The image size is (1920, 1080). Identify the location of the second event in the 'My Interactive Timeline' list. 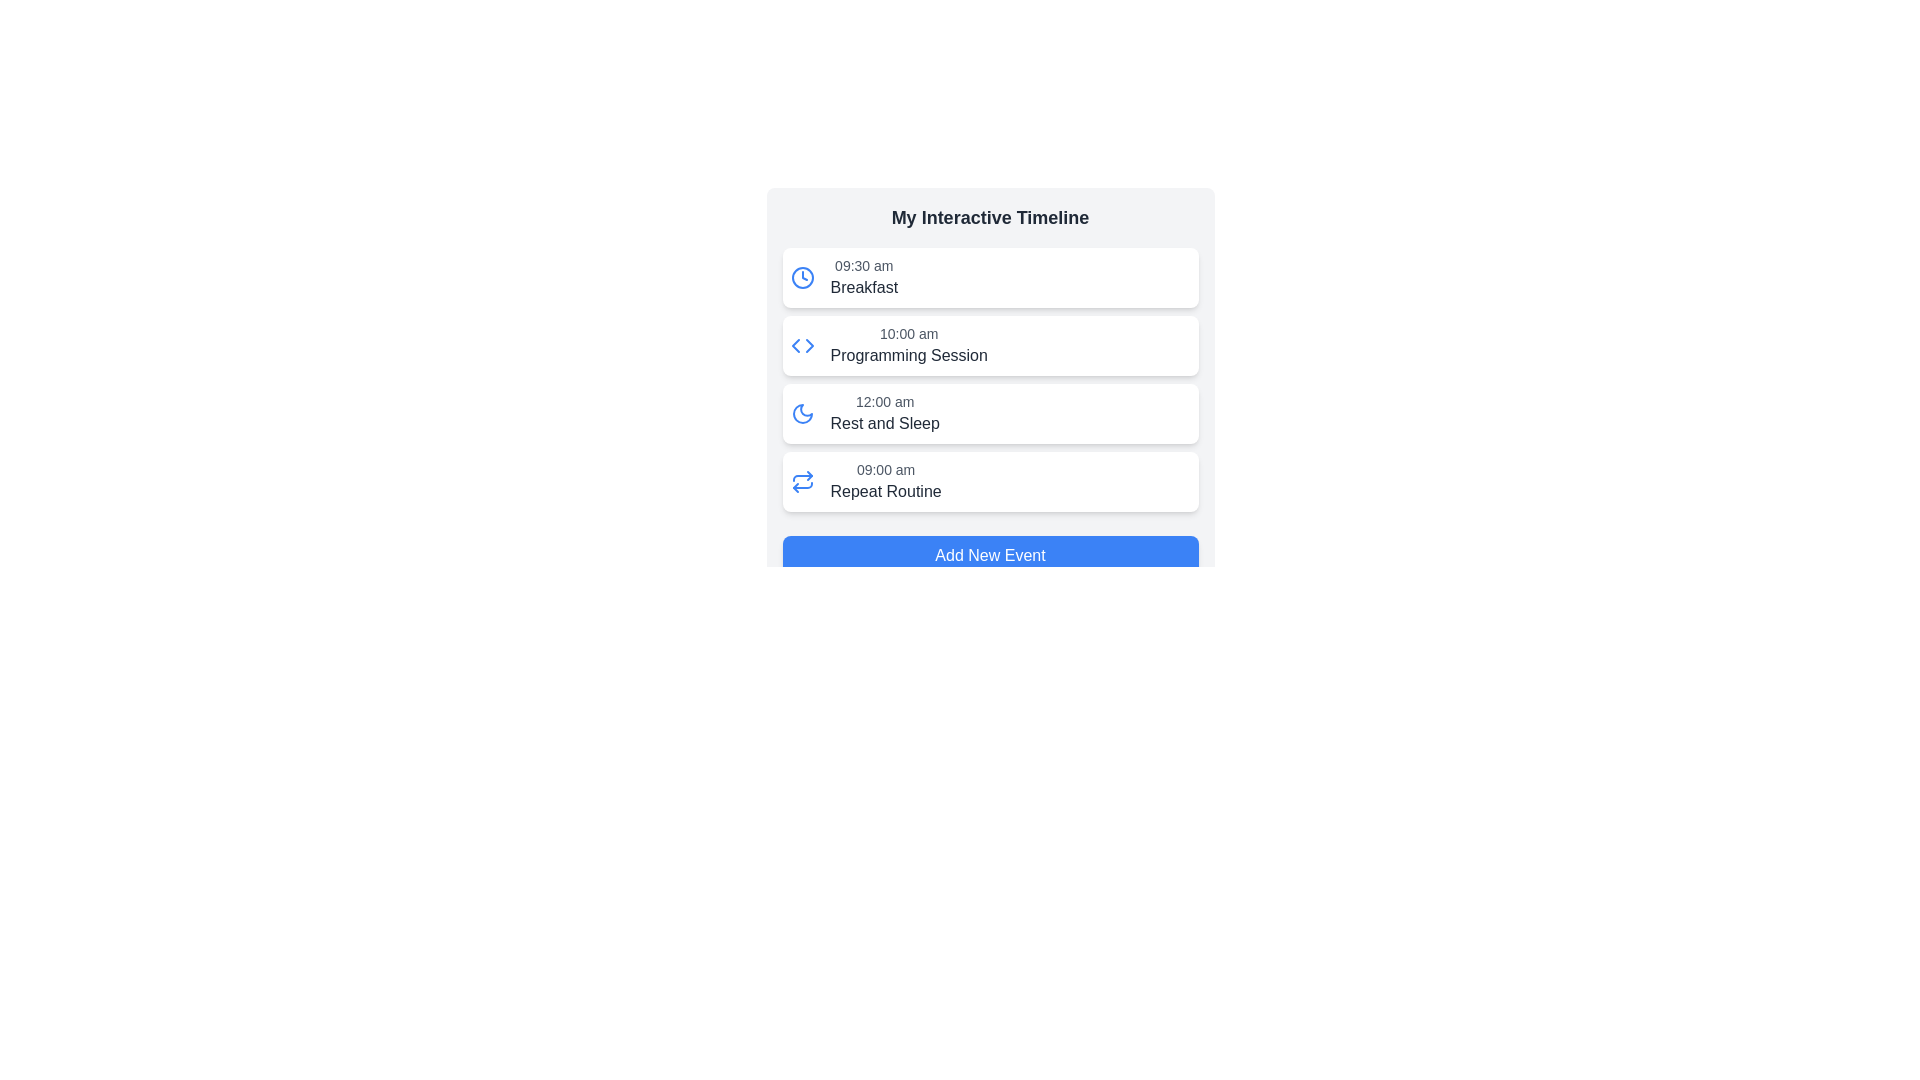
(888, 345).